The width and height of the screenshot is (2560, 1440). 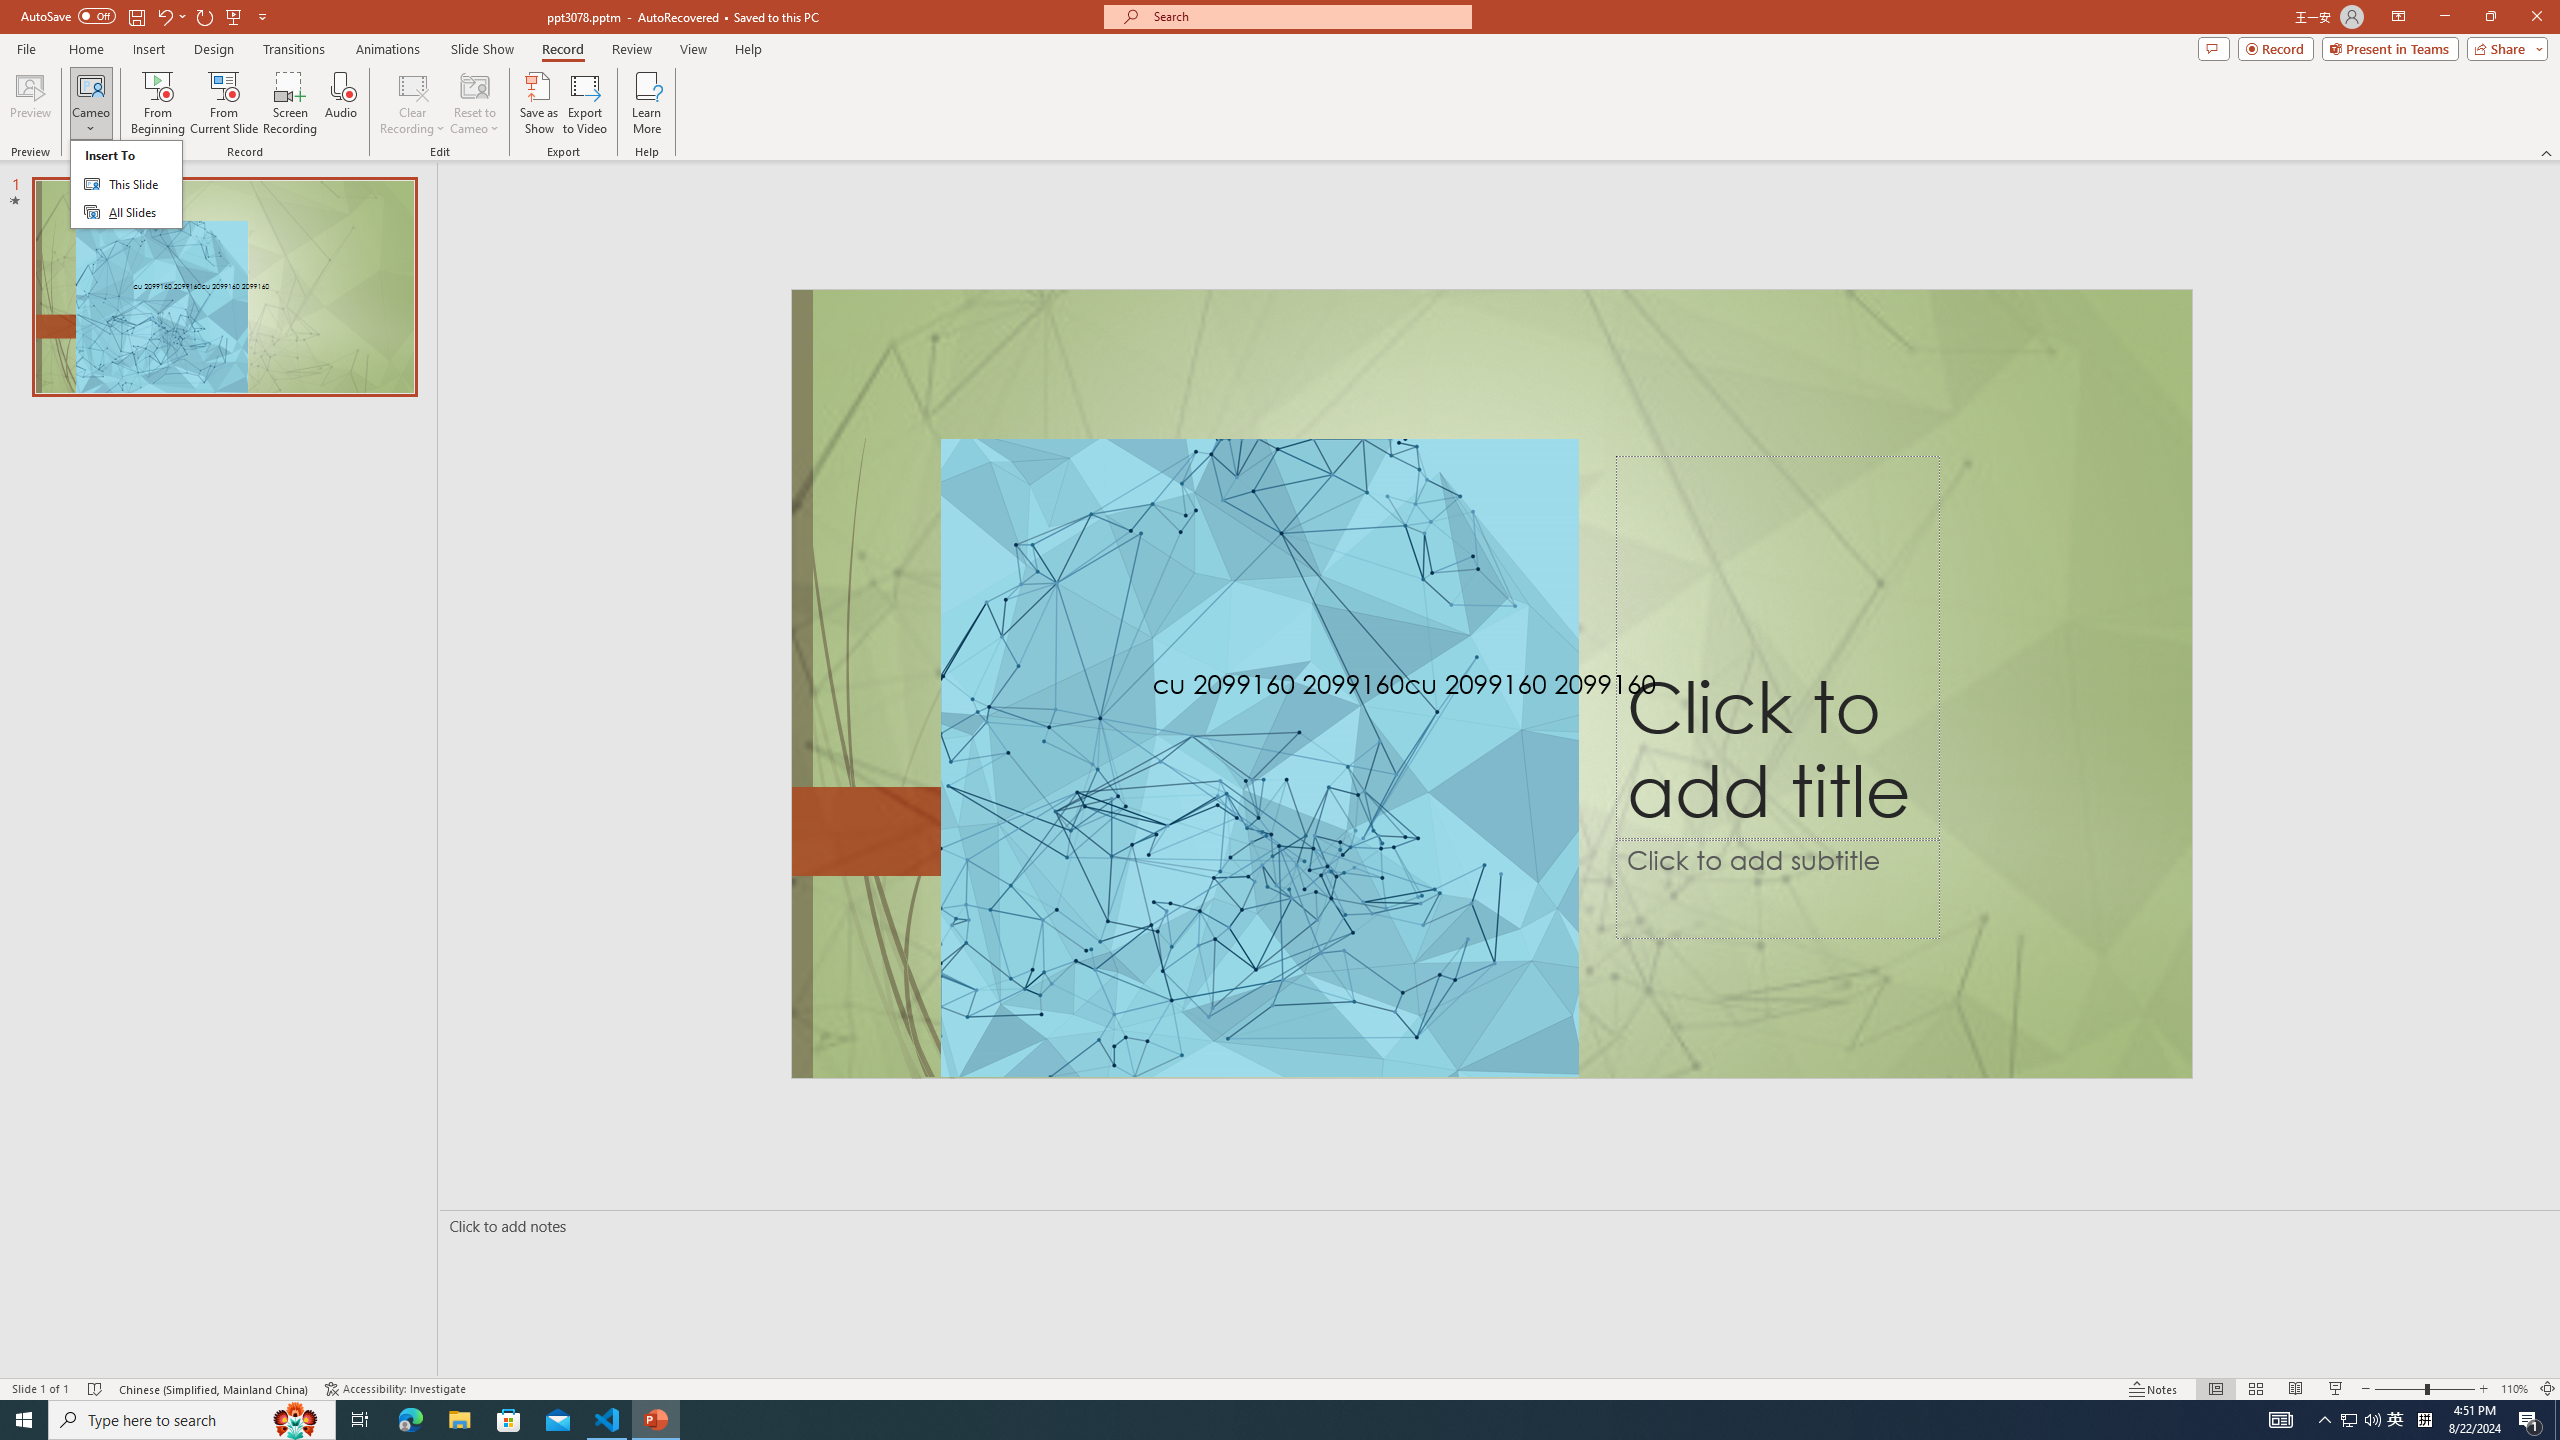 What do you see at coordinates (2324, 1418) in the screenshot?
I see `'Notification Chevron'` at bounding box center [2324, 1418].